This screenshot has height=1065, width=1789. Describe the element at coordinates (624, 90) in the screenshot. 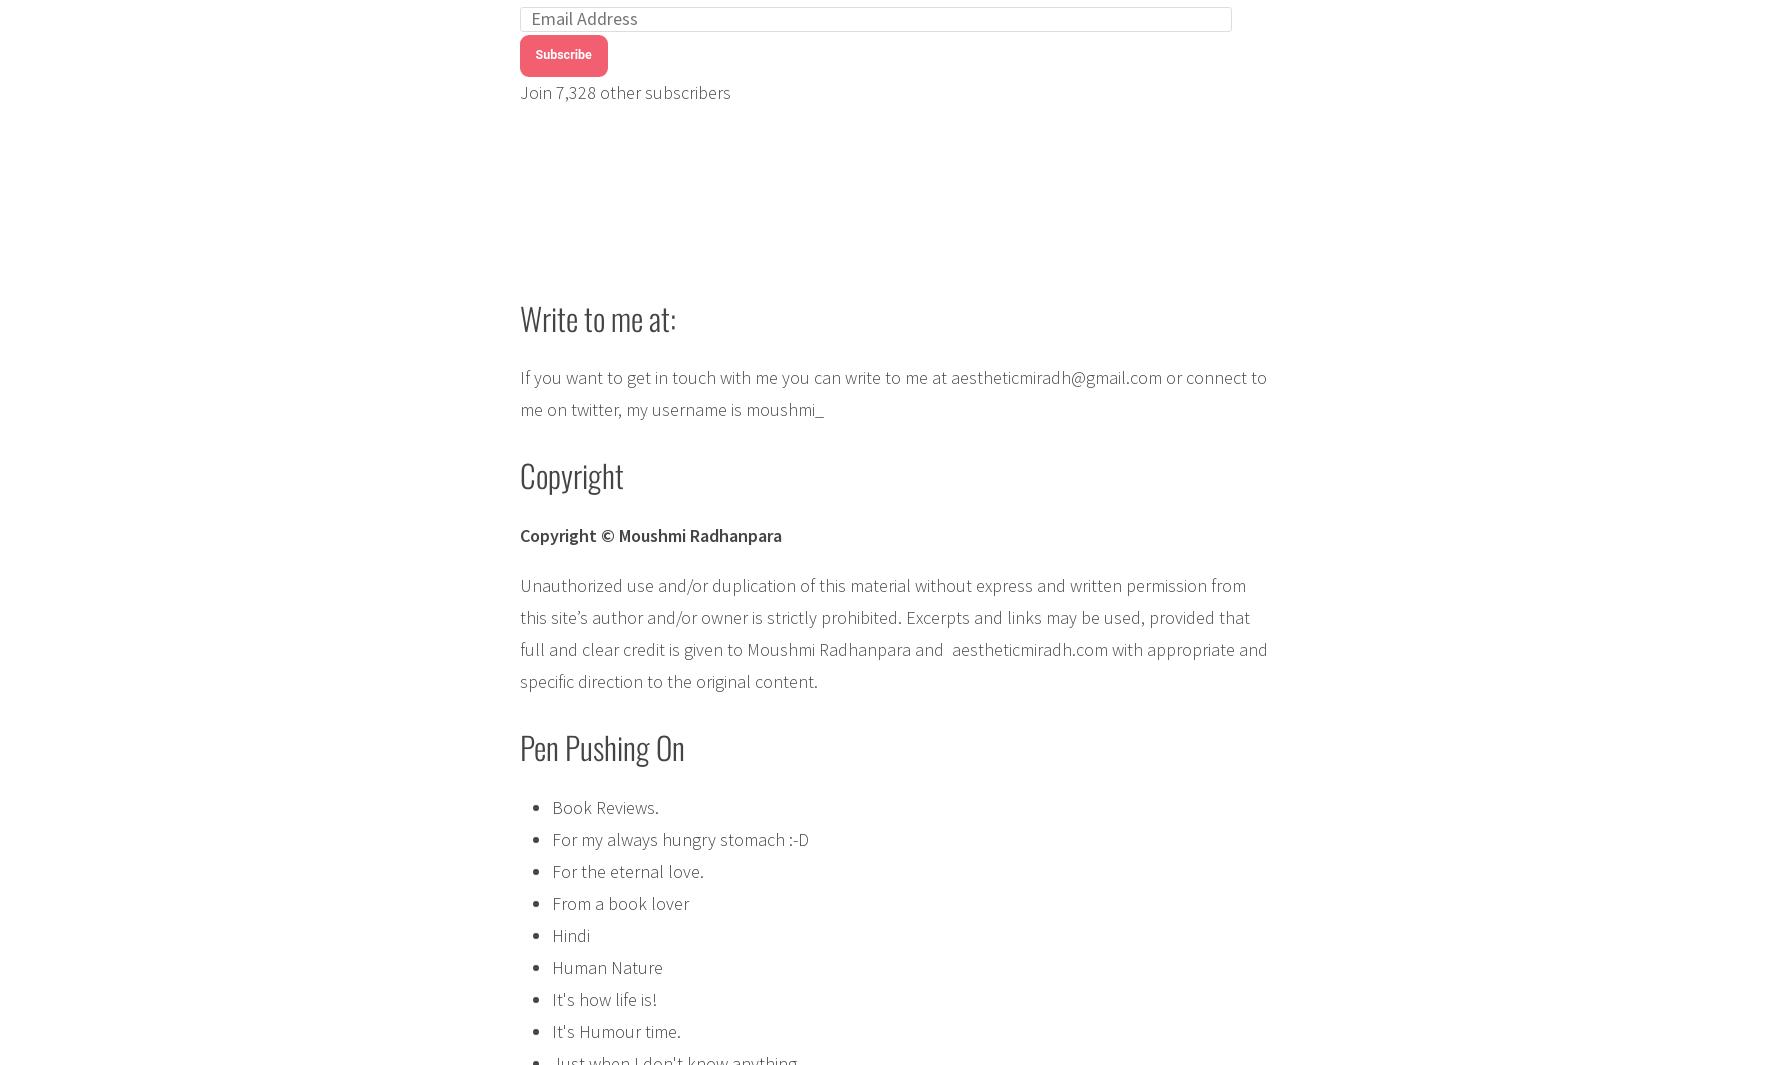

I see `'Join 7,328 other subscribers'` at that location.